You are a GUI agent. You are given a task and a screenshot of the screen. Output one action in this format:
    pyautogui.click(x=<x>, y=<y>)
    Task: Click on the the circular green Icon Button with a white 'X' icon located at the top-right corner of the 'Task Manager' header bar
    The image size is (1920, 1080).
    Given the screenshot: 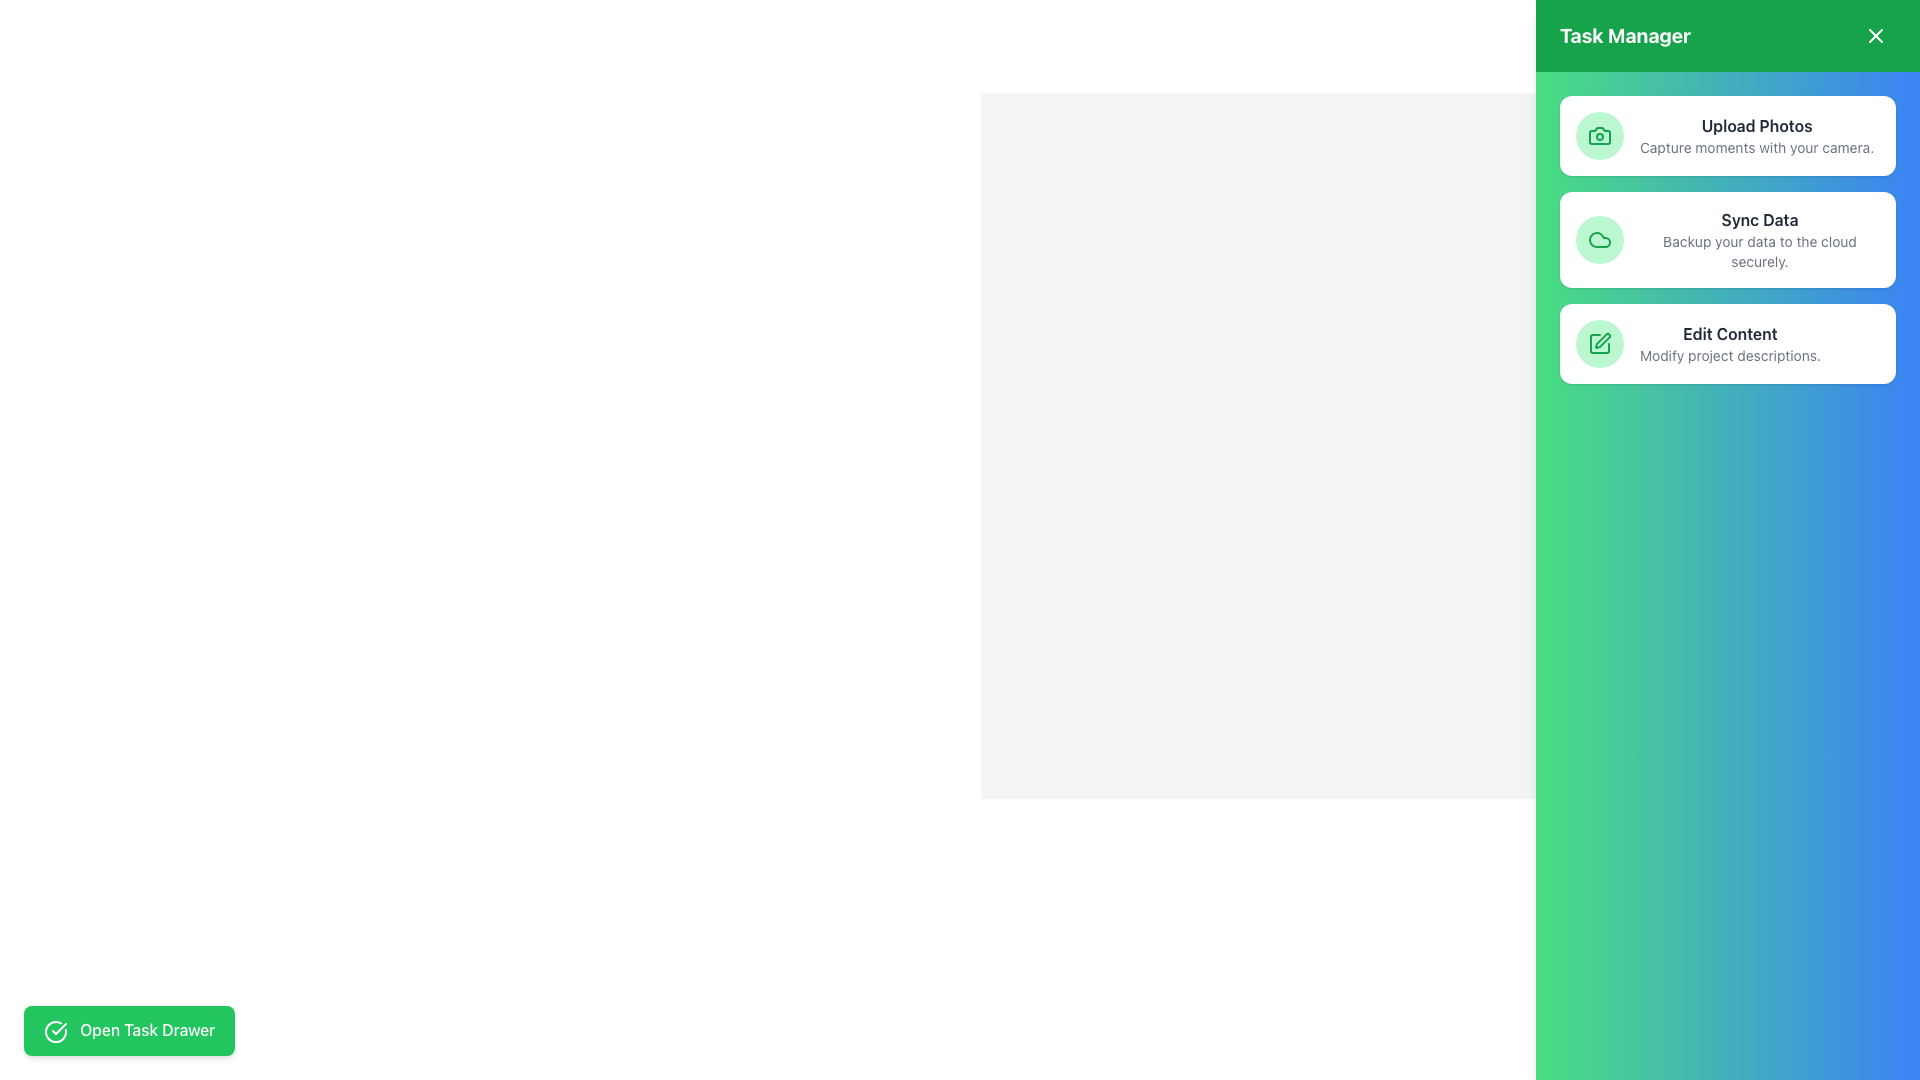 What is the action you would take?
    pyautogui.click(x=1875, y=35)
    